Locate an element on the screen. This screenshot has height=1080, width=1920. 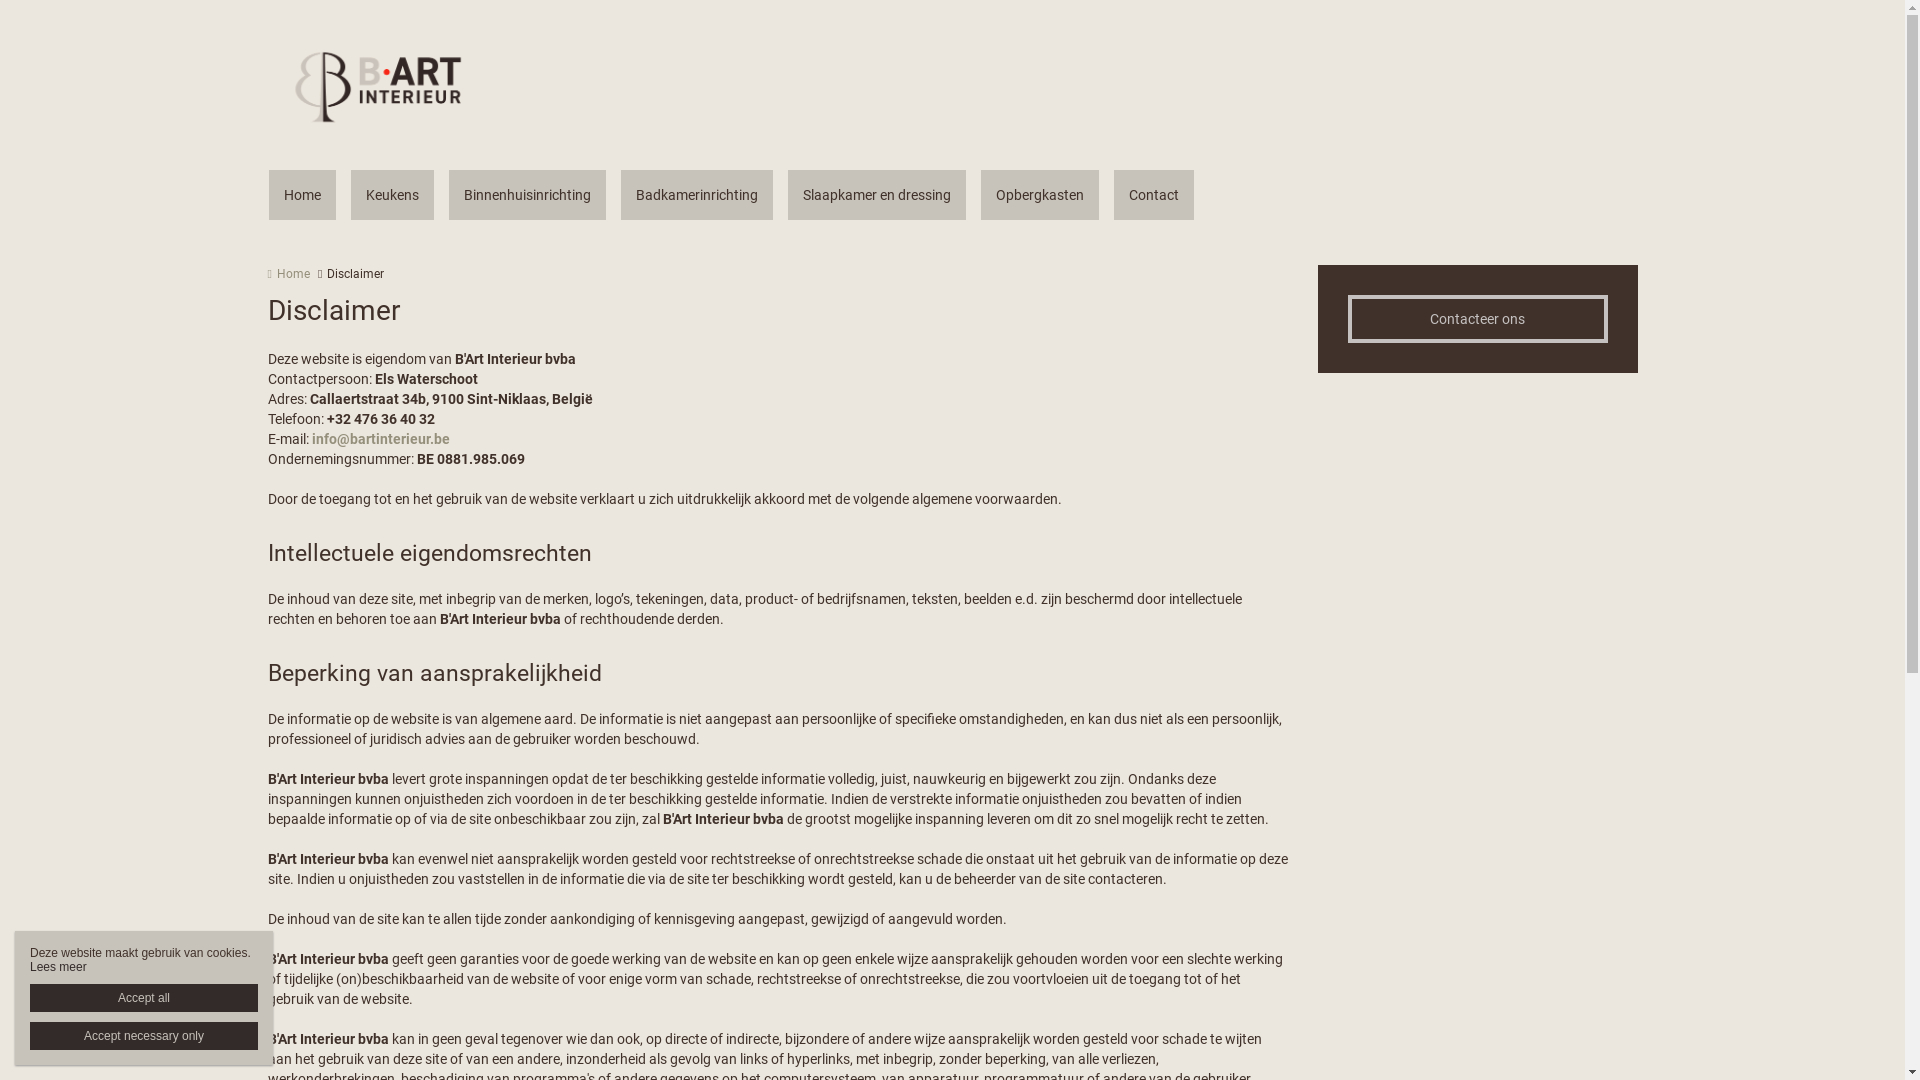
'Opbergkasten' is located at coordinates (1038, 195).